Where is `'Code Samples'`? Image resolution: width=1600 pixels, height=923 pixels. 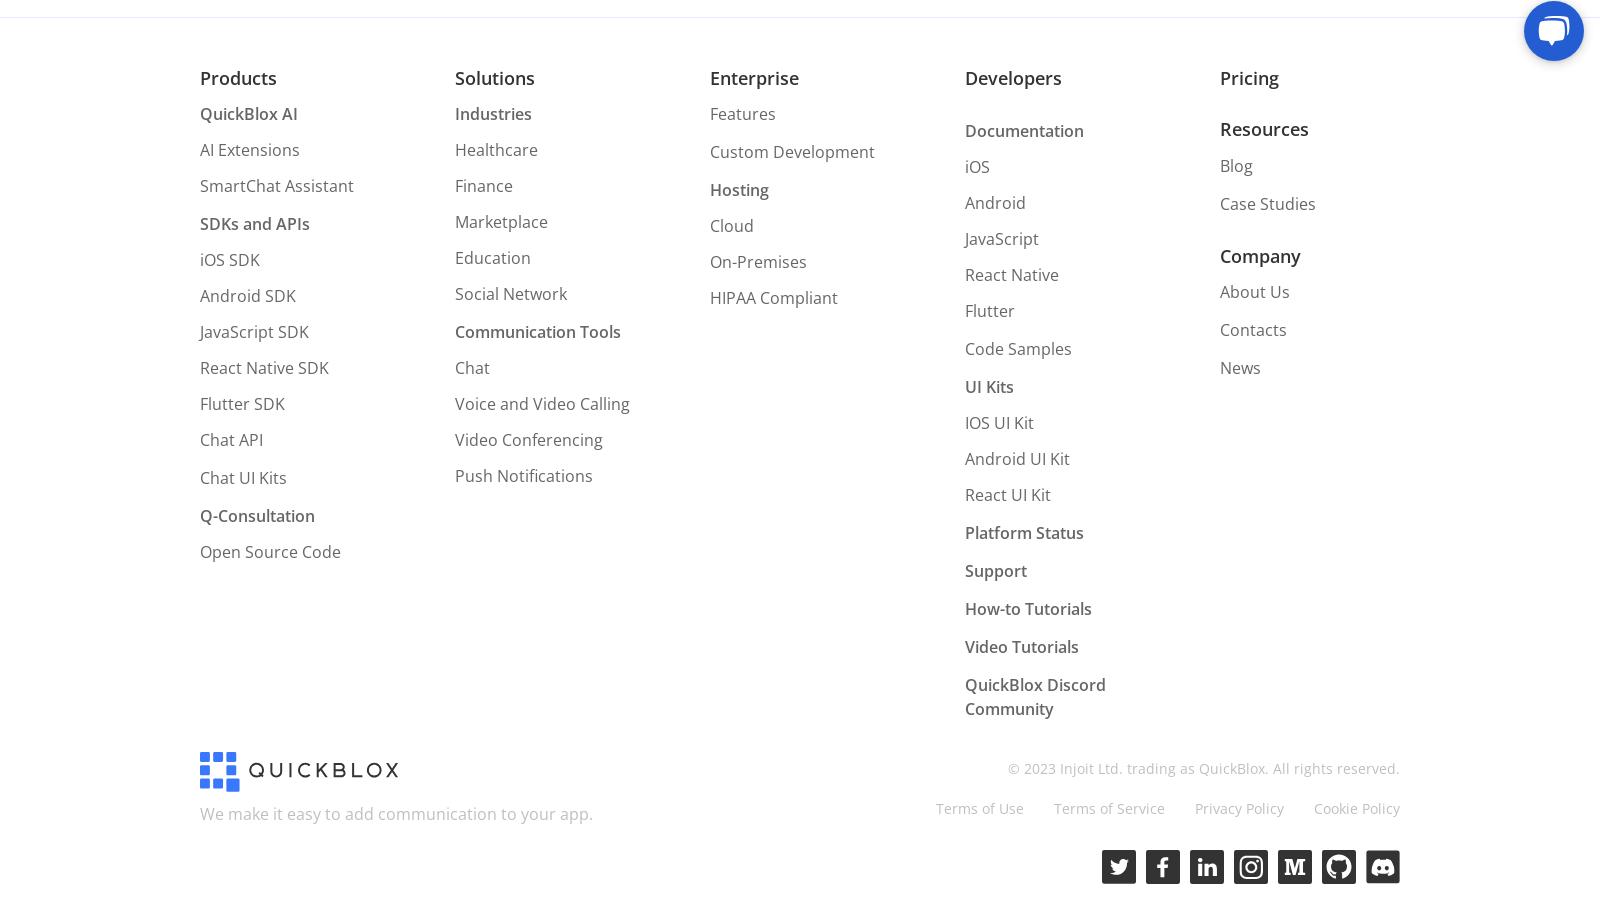 'Code Samples' is located at coordinates (1018, 348).